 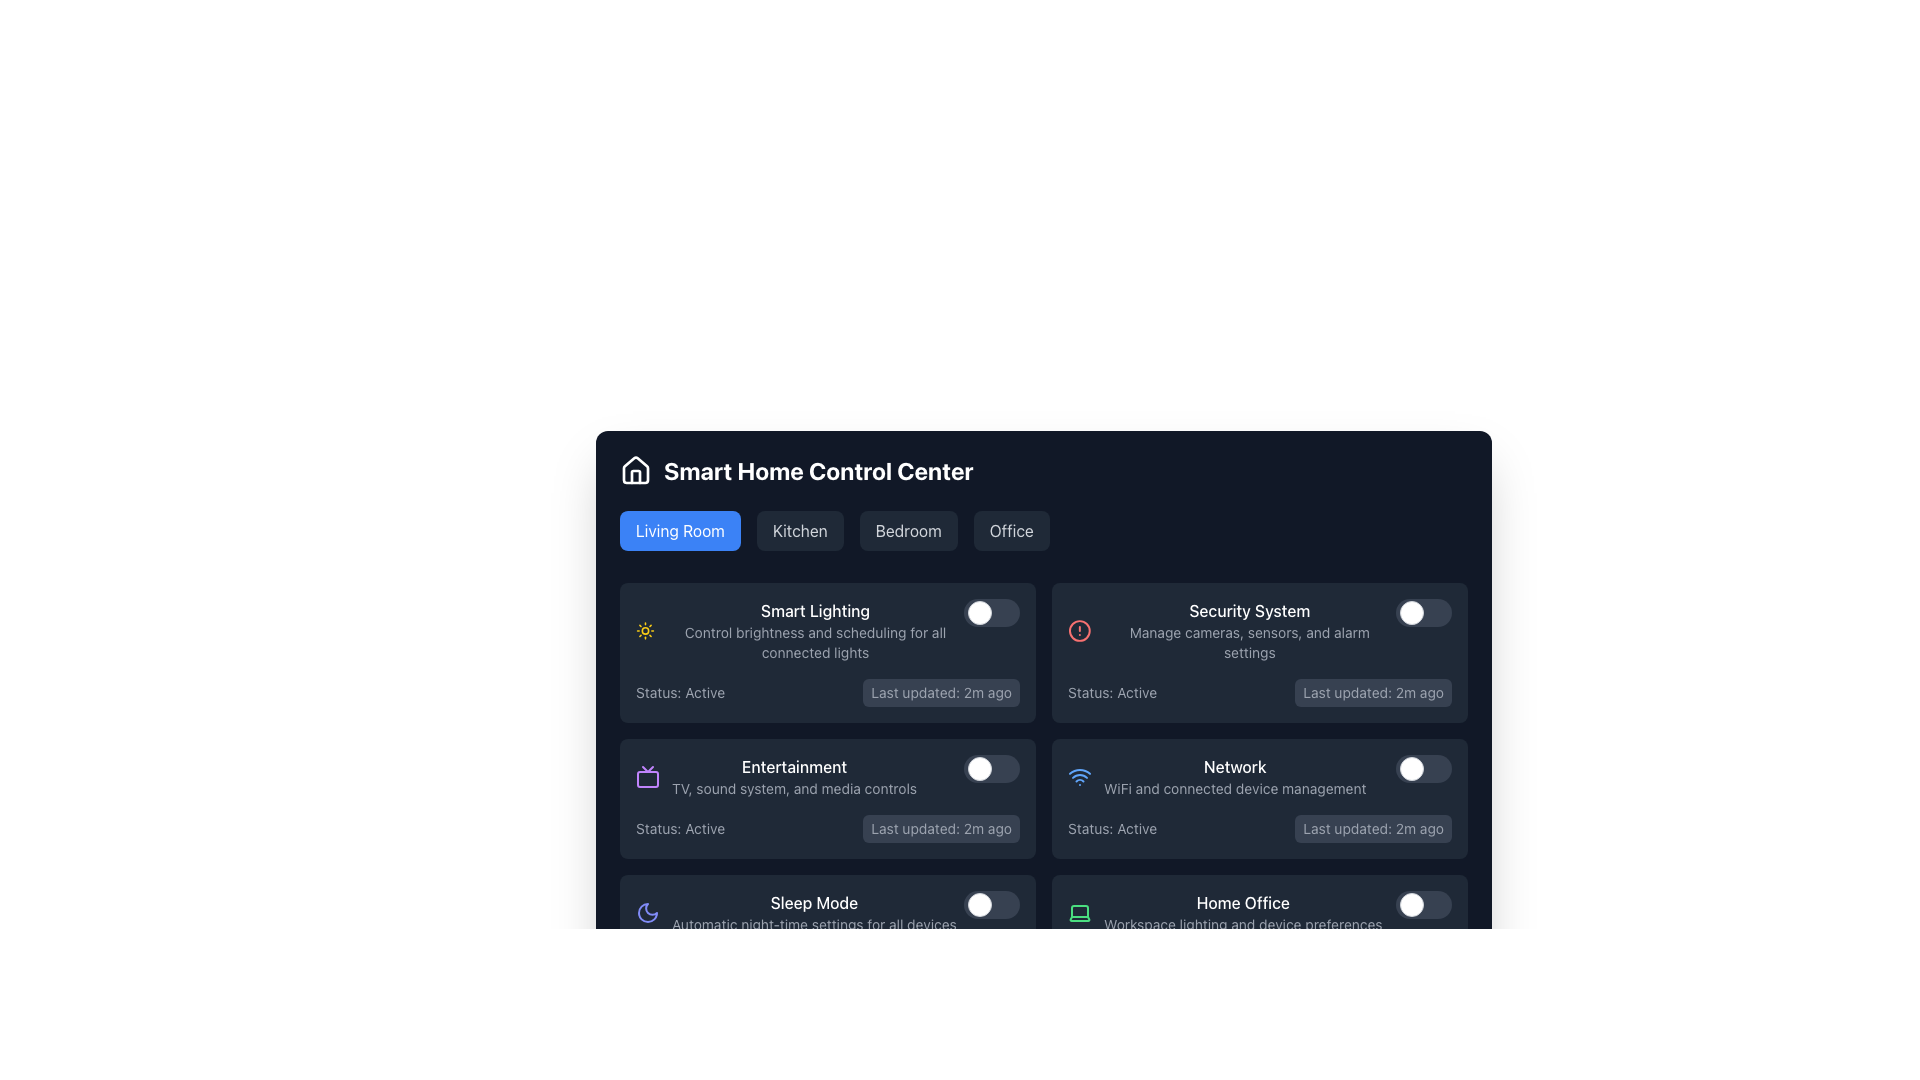 What do you see at coordinates (1216, 775) in the screenshot?
I see `the Informational card that provides an overview of the network settings management, positioned as the third item in the second row of status cards` at bounding box center [1216, 775].